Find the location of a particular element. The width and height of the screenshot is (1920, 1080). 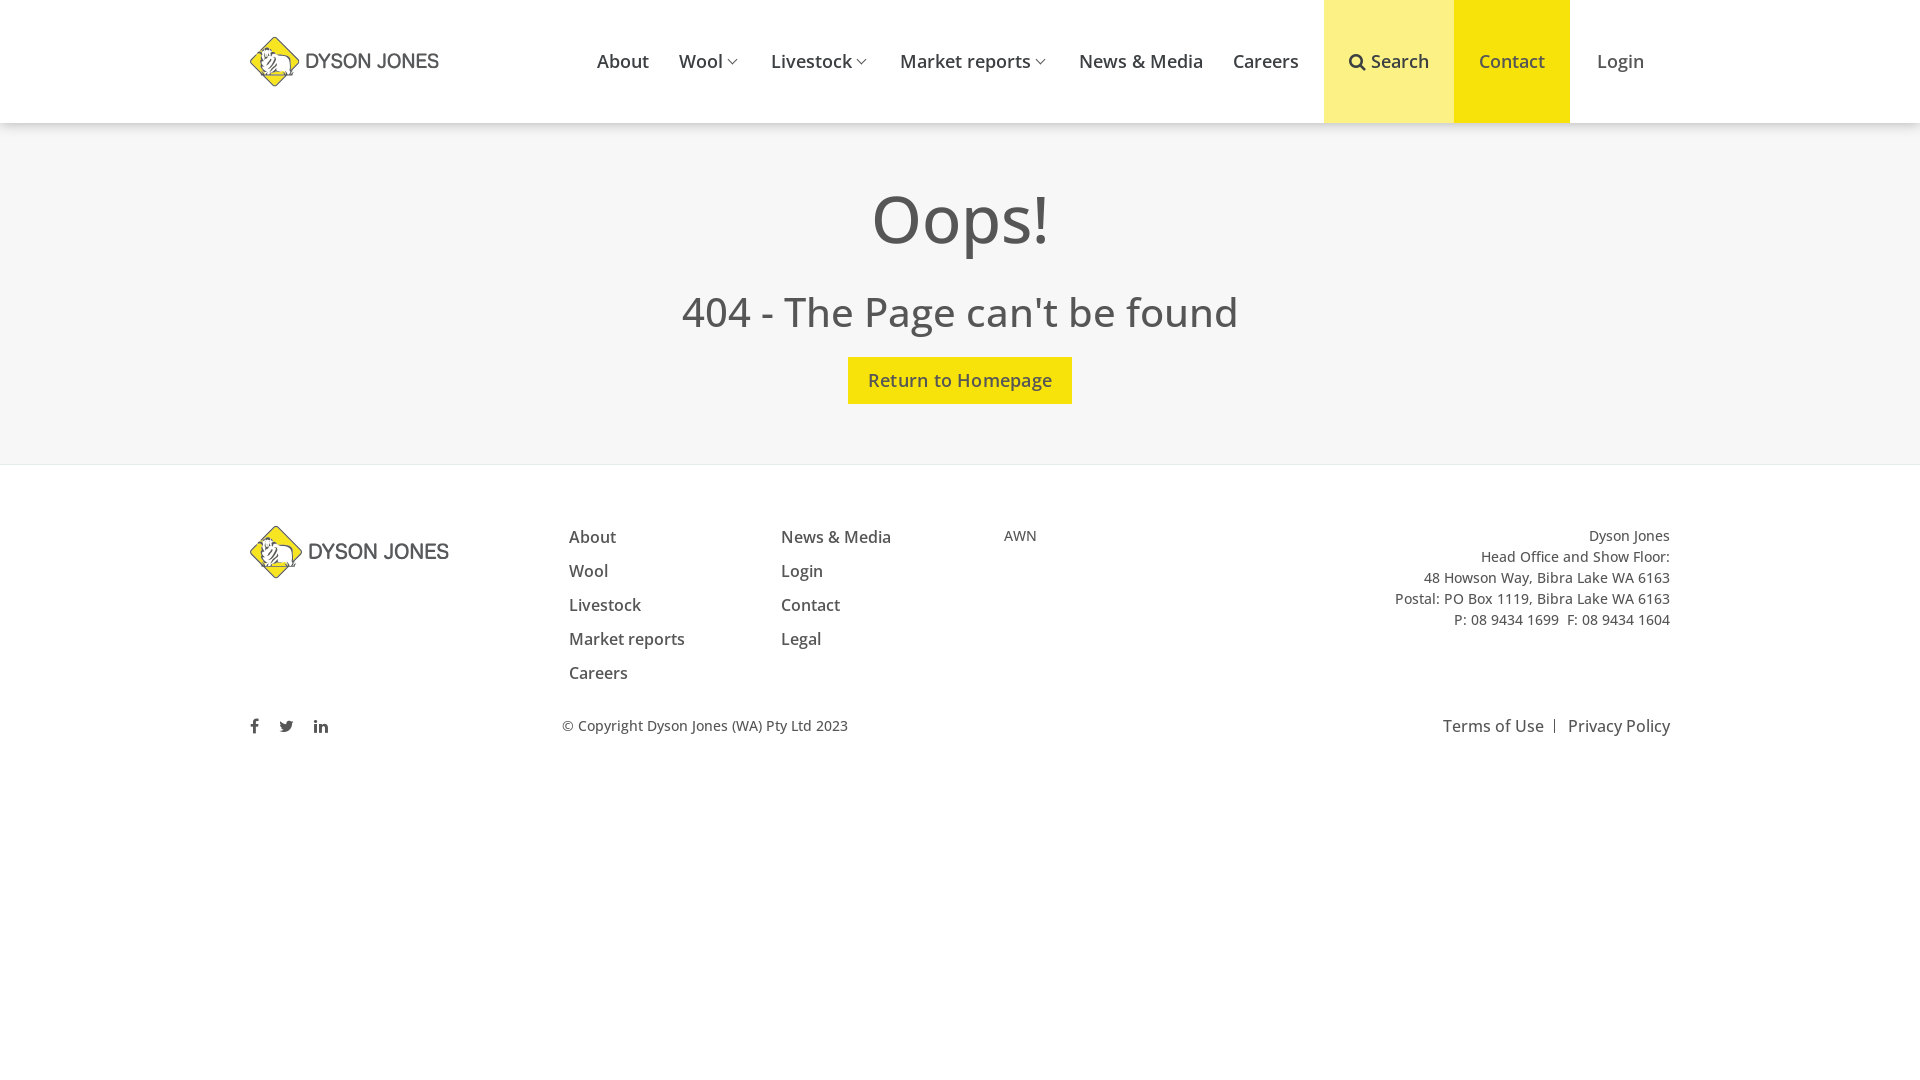

'Terms of Use' is located at coordinates (1493, 725).